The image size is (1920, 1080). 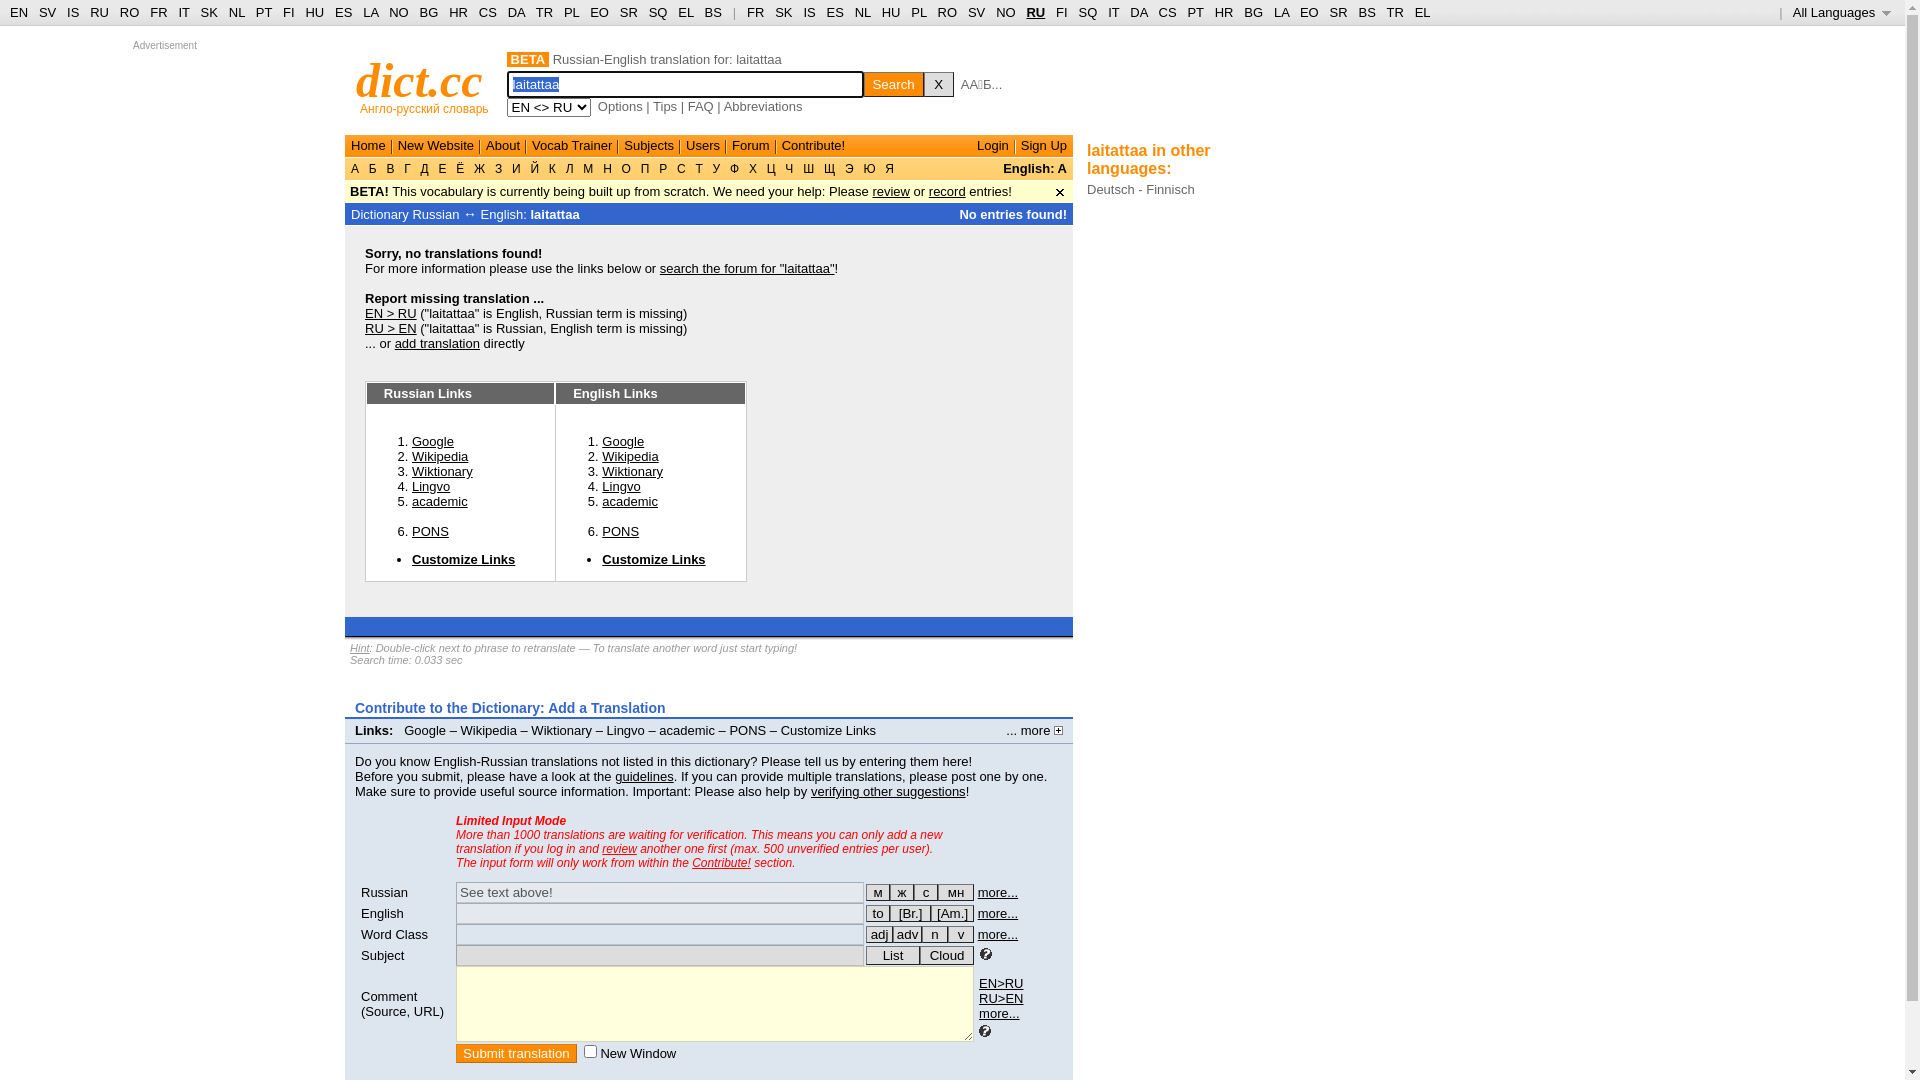 What do you see at coordinates (263, 12) in the screenshot?
I see `'PT'` at bounding box center [263, 12].